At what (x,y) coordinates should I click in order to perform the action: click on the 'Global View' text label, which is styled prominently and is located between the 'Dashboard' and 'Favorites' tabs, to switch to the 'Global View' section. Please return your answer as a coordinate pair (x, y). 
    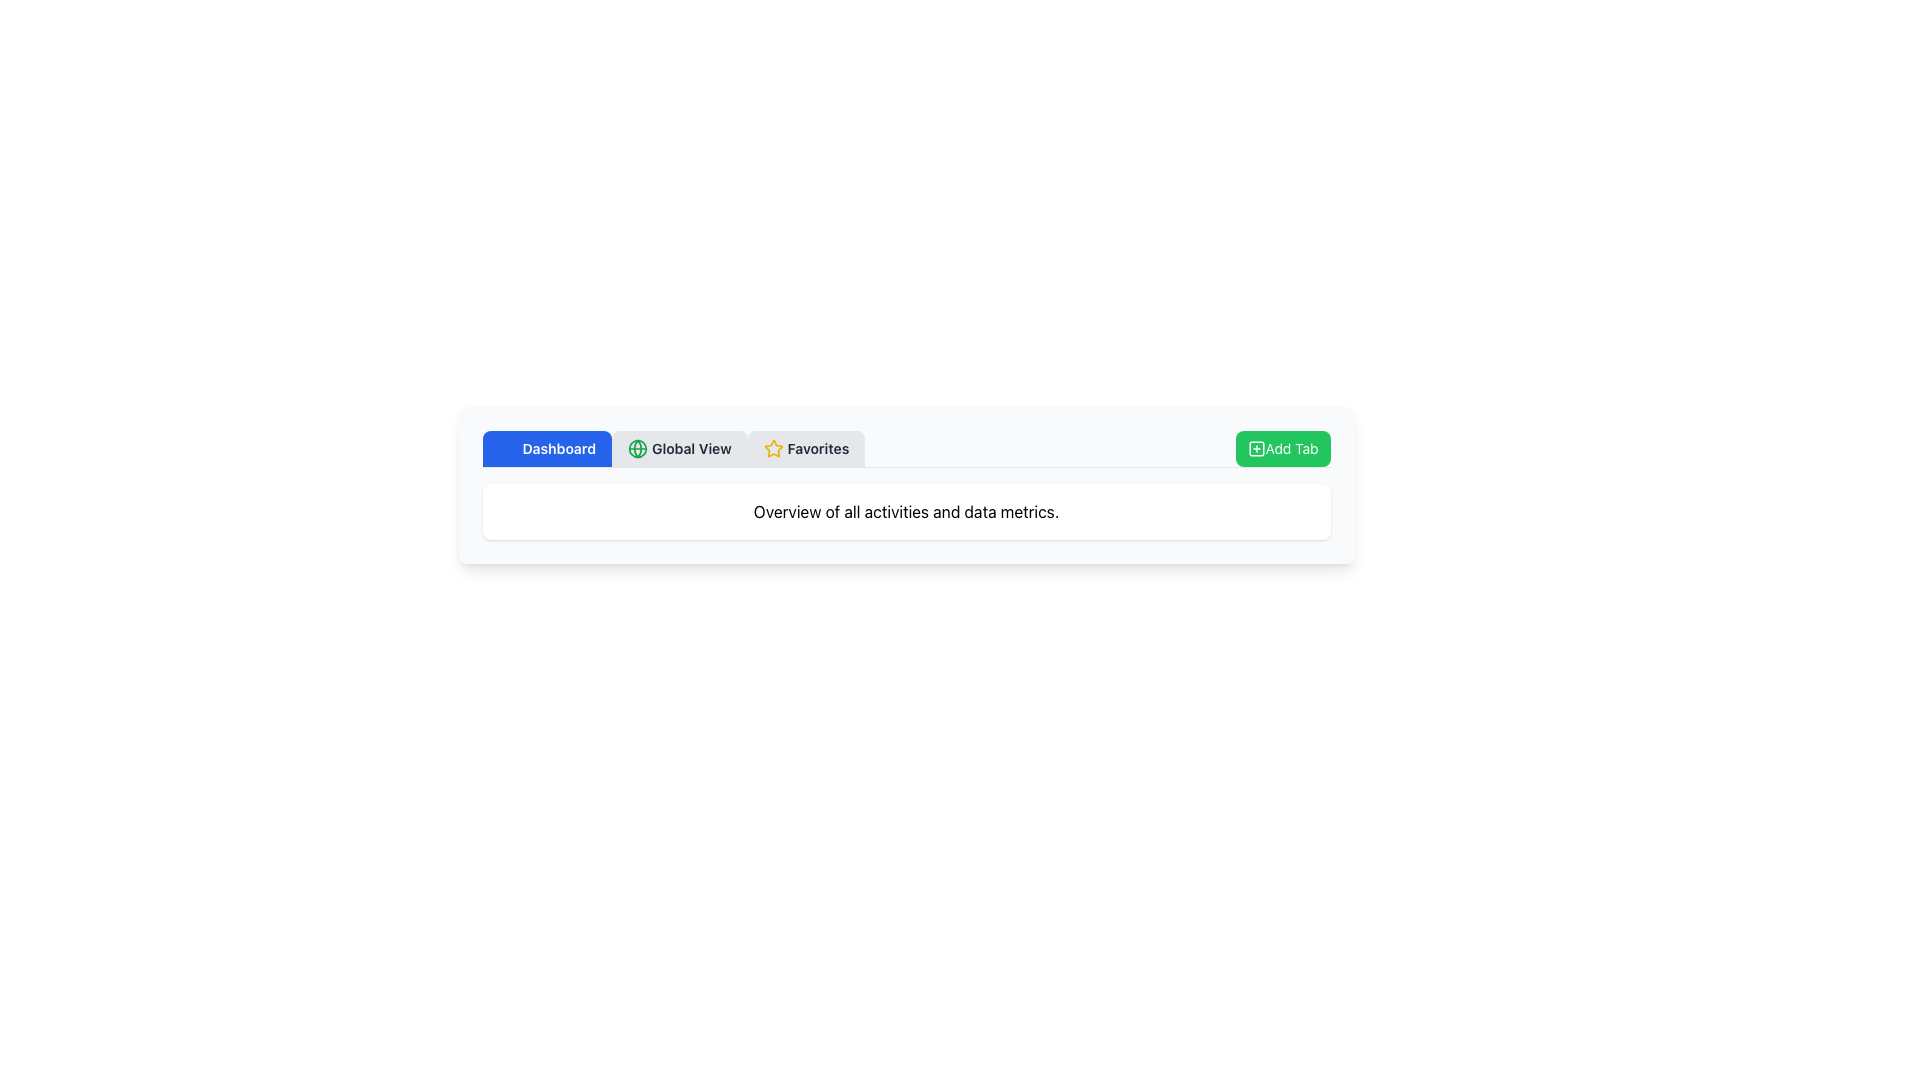
    Looking at the image, I should click on (691, 447).